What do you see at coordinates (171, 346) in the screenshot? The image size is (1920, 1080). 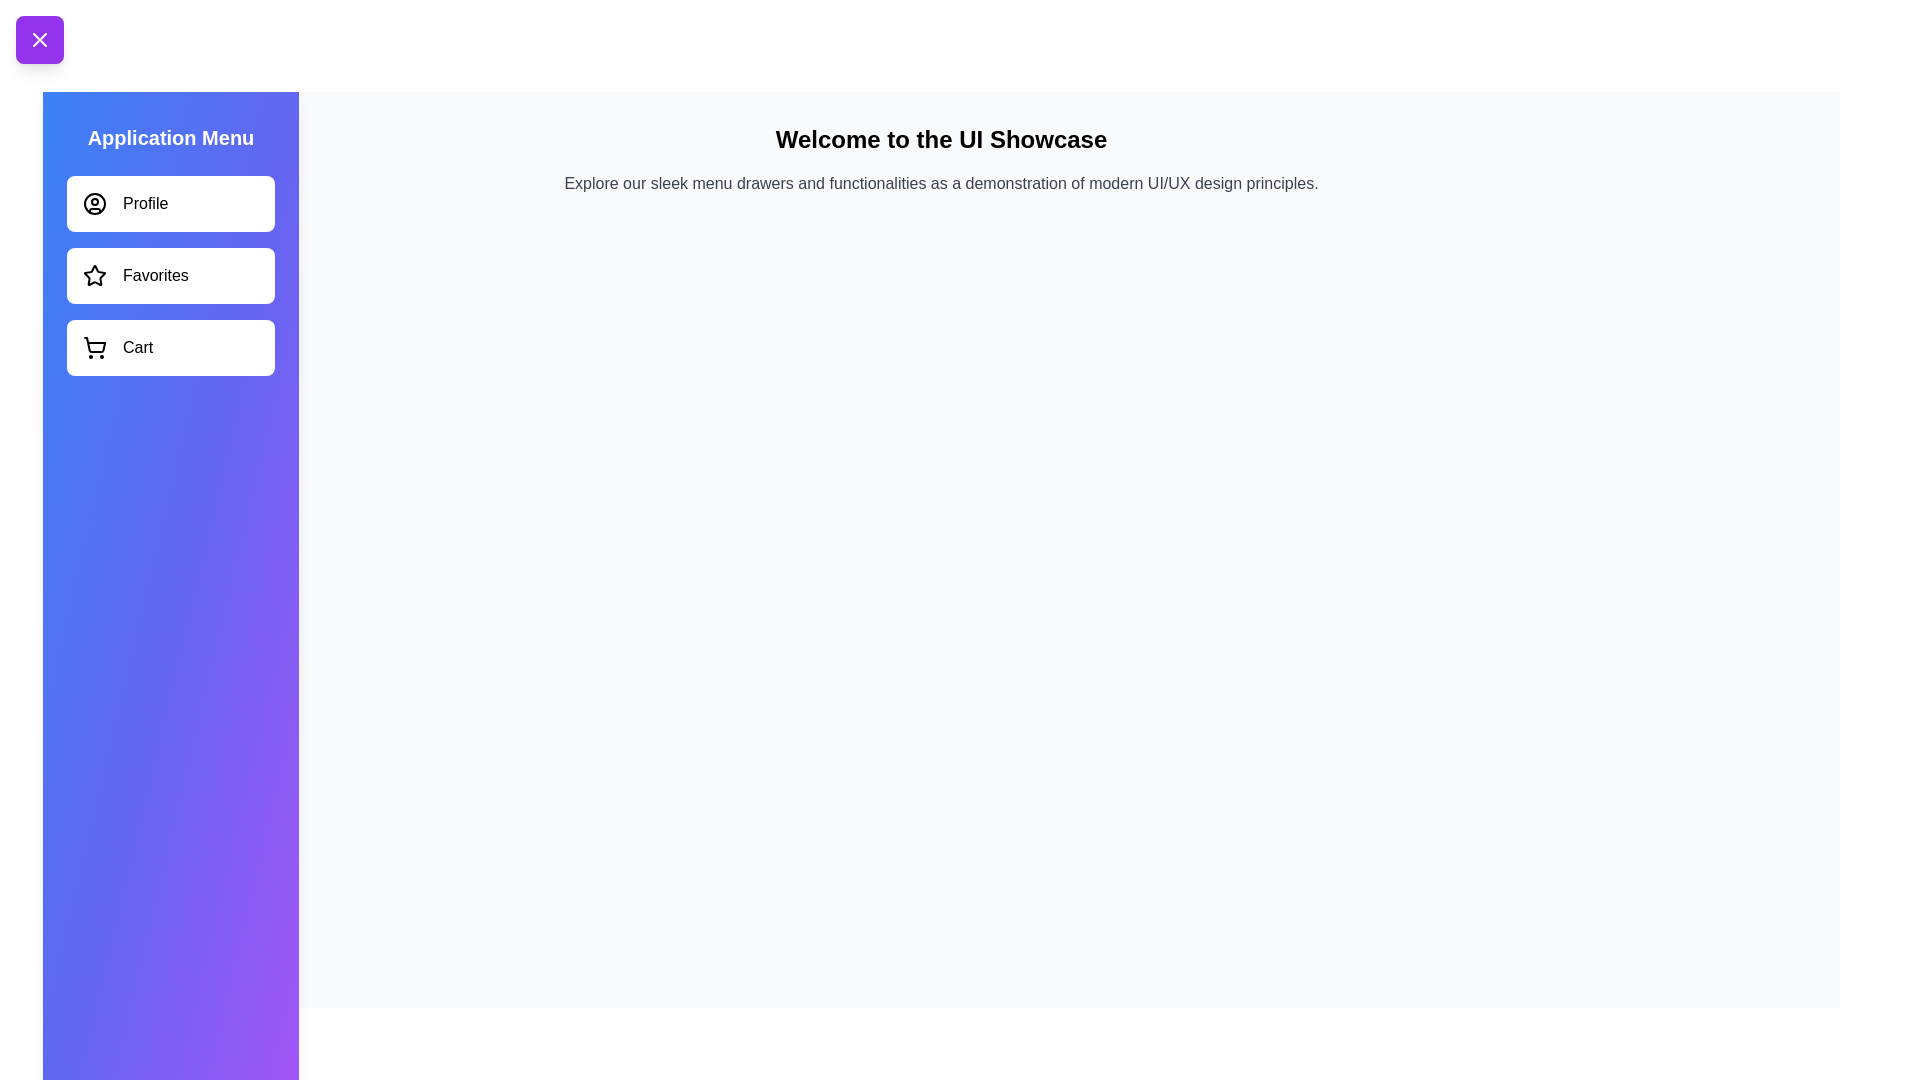 I see `the menu item Cart to observe hover effects` at bounding box center [171, 346].